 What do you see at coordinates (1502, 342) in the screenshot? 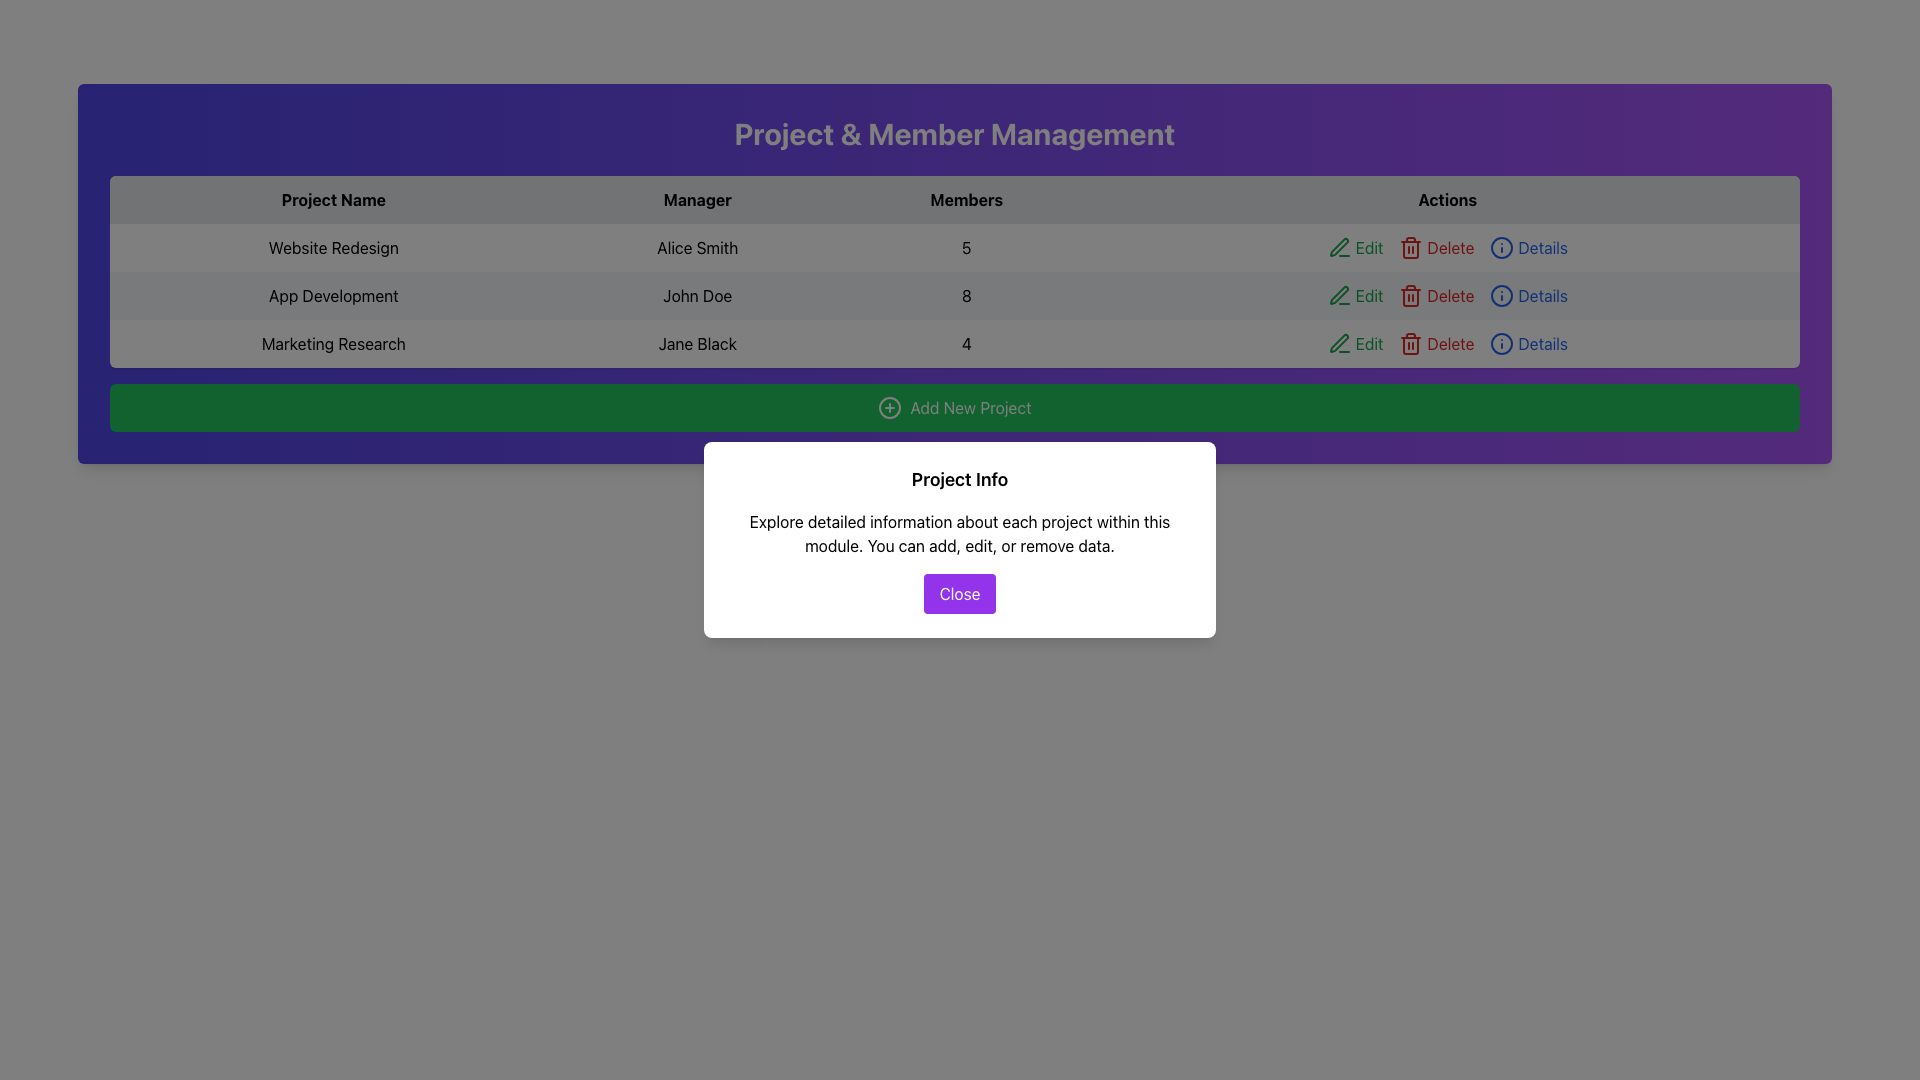
I see `the informational icon located in the 'Actions' column of the third item in the table` at bounding box center [1502, 342].